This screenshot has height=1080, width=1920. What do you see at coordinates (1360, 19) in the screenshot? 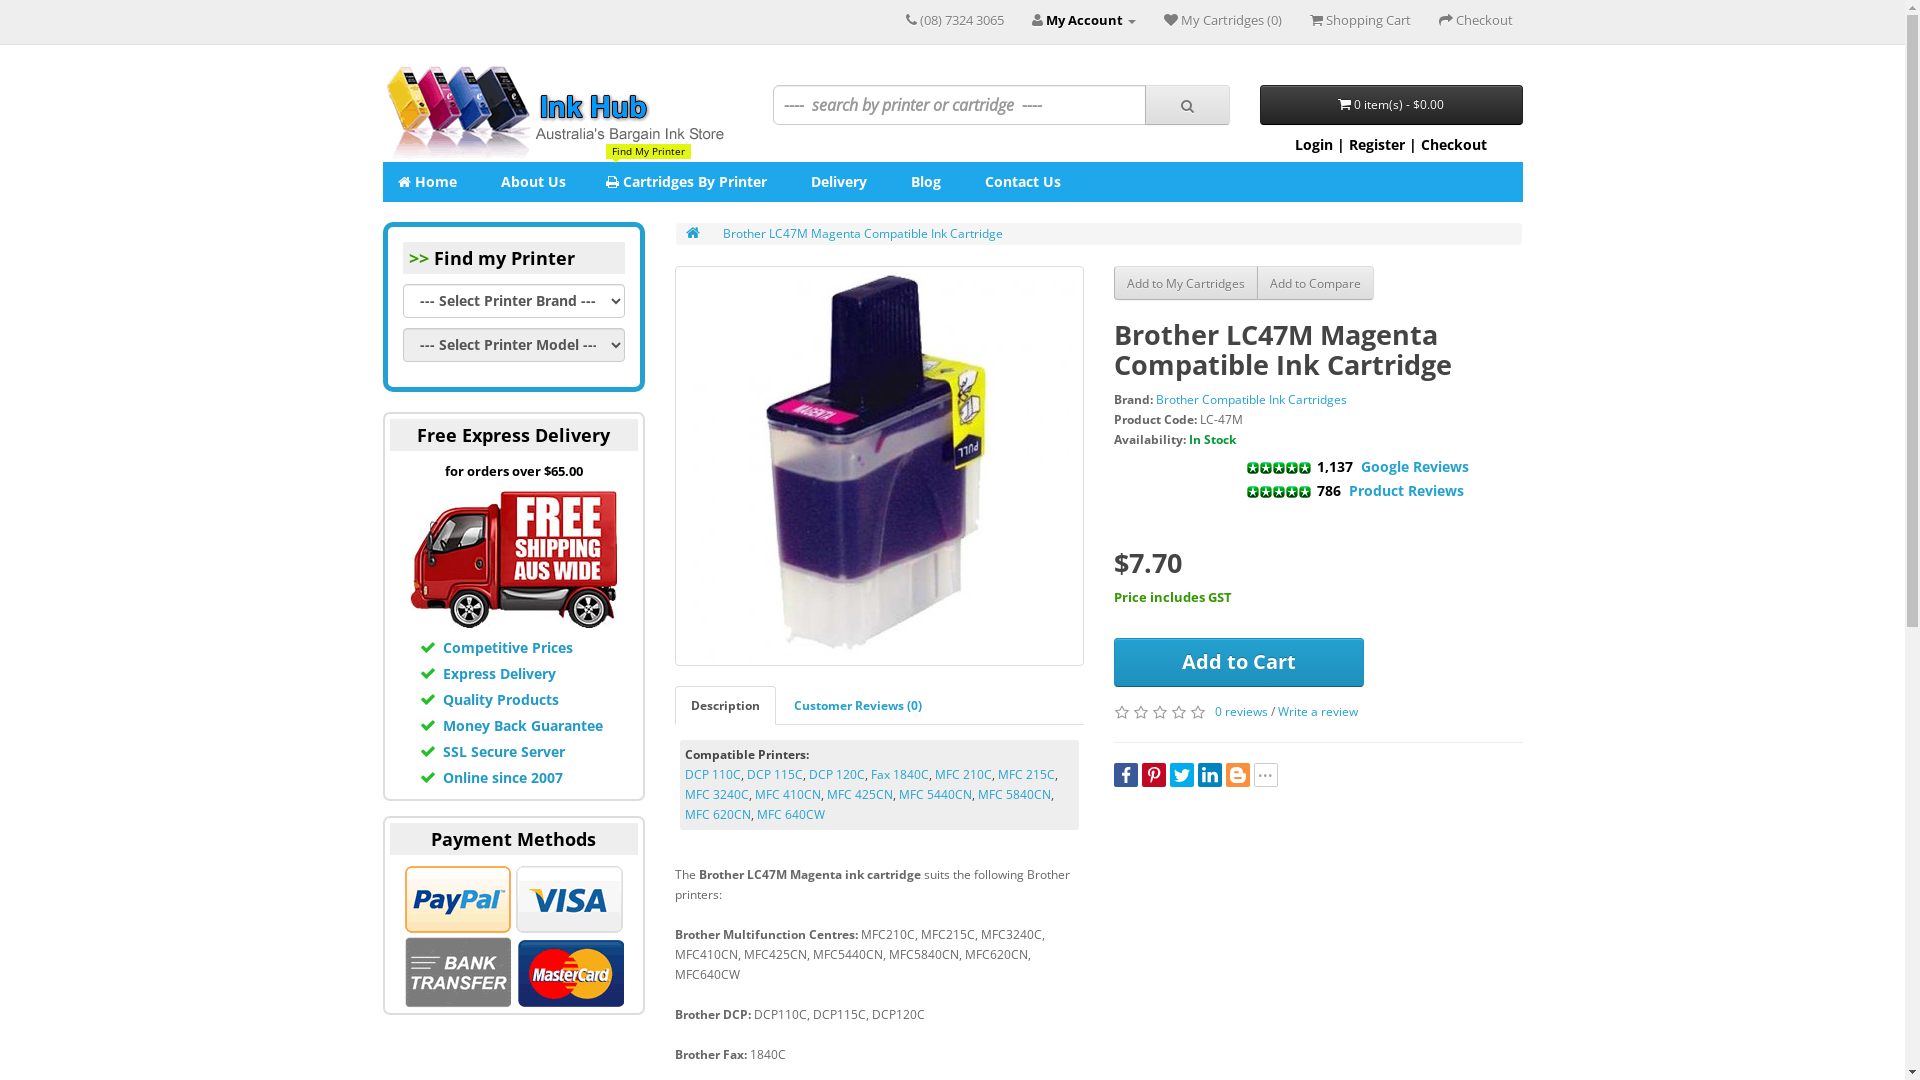
I see `'Shopping Cart'` at bounding box center [1360, 19].